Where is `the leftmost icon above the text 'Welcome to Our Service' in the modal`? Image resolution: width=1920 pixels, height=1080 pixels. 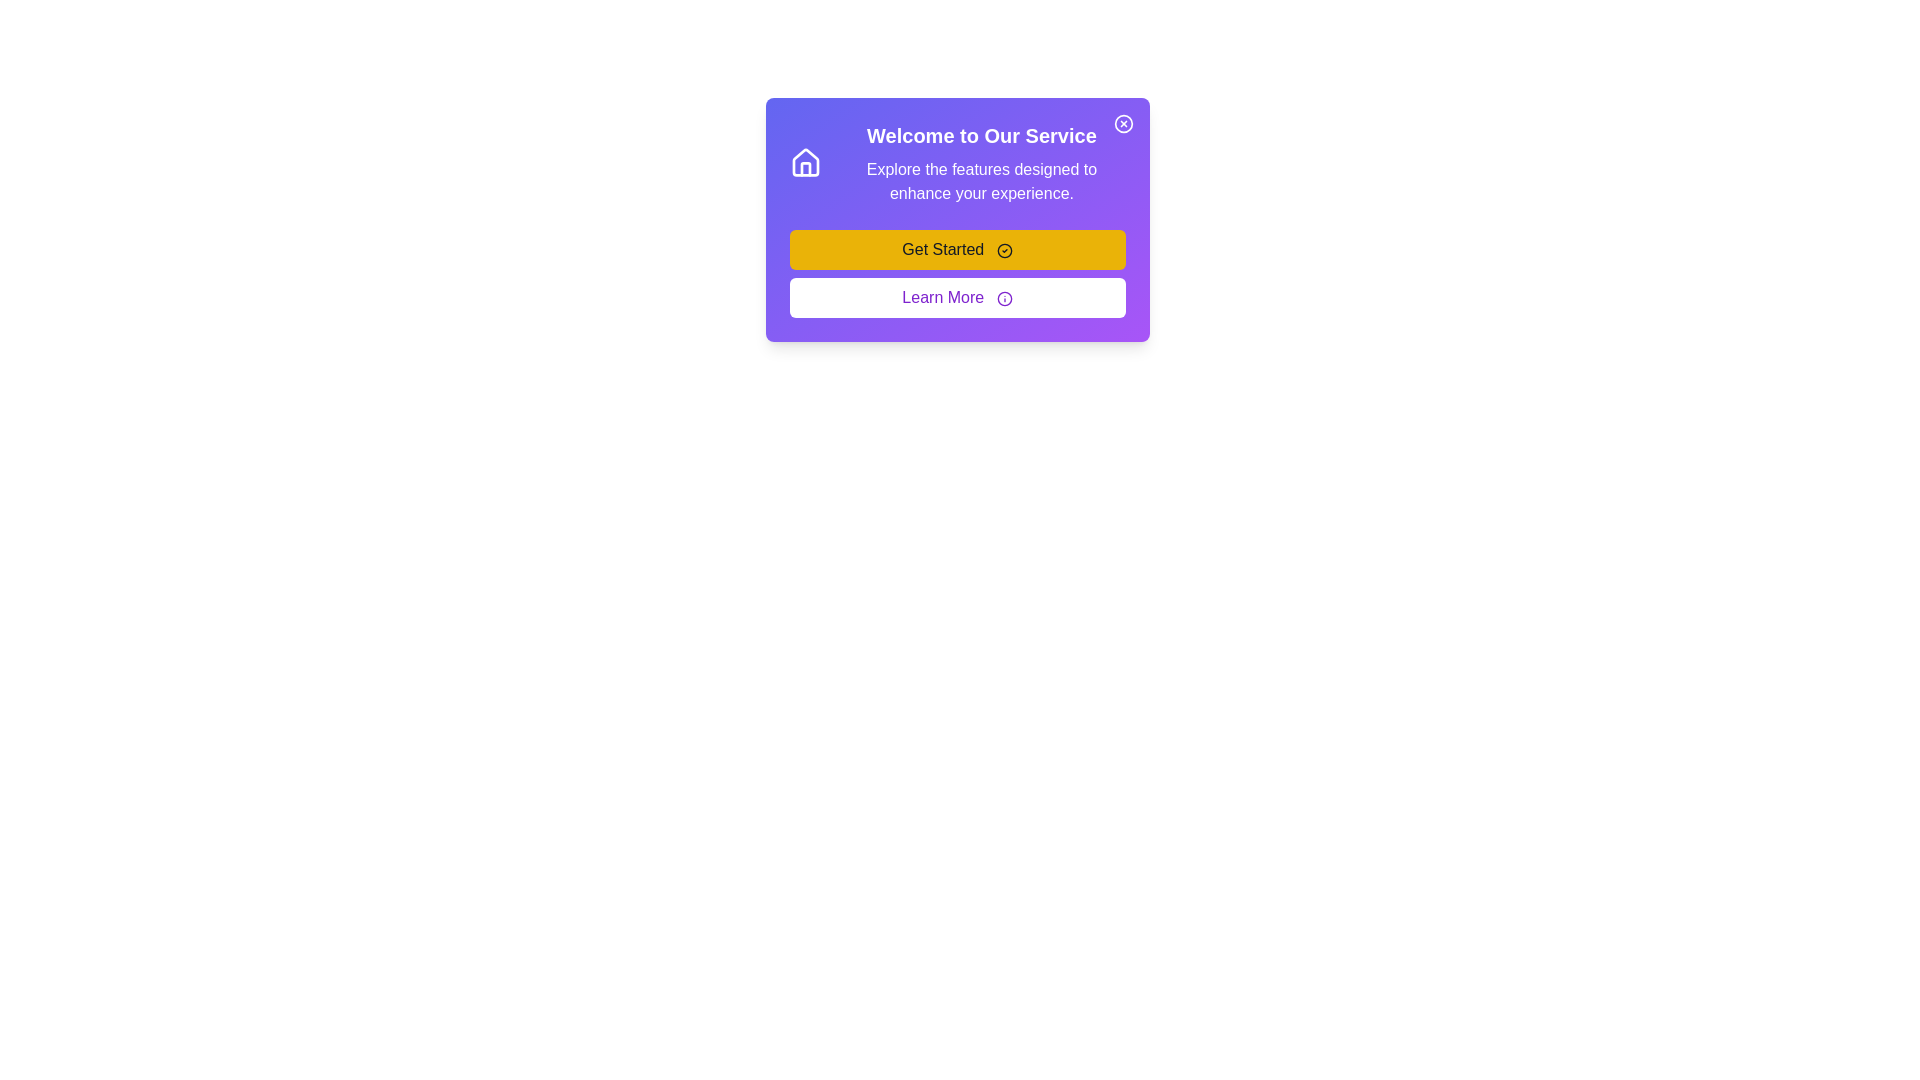 the leftmost icon above the text 'Welcome to Our Service' in the modal is located at coordinates (806, 162).